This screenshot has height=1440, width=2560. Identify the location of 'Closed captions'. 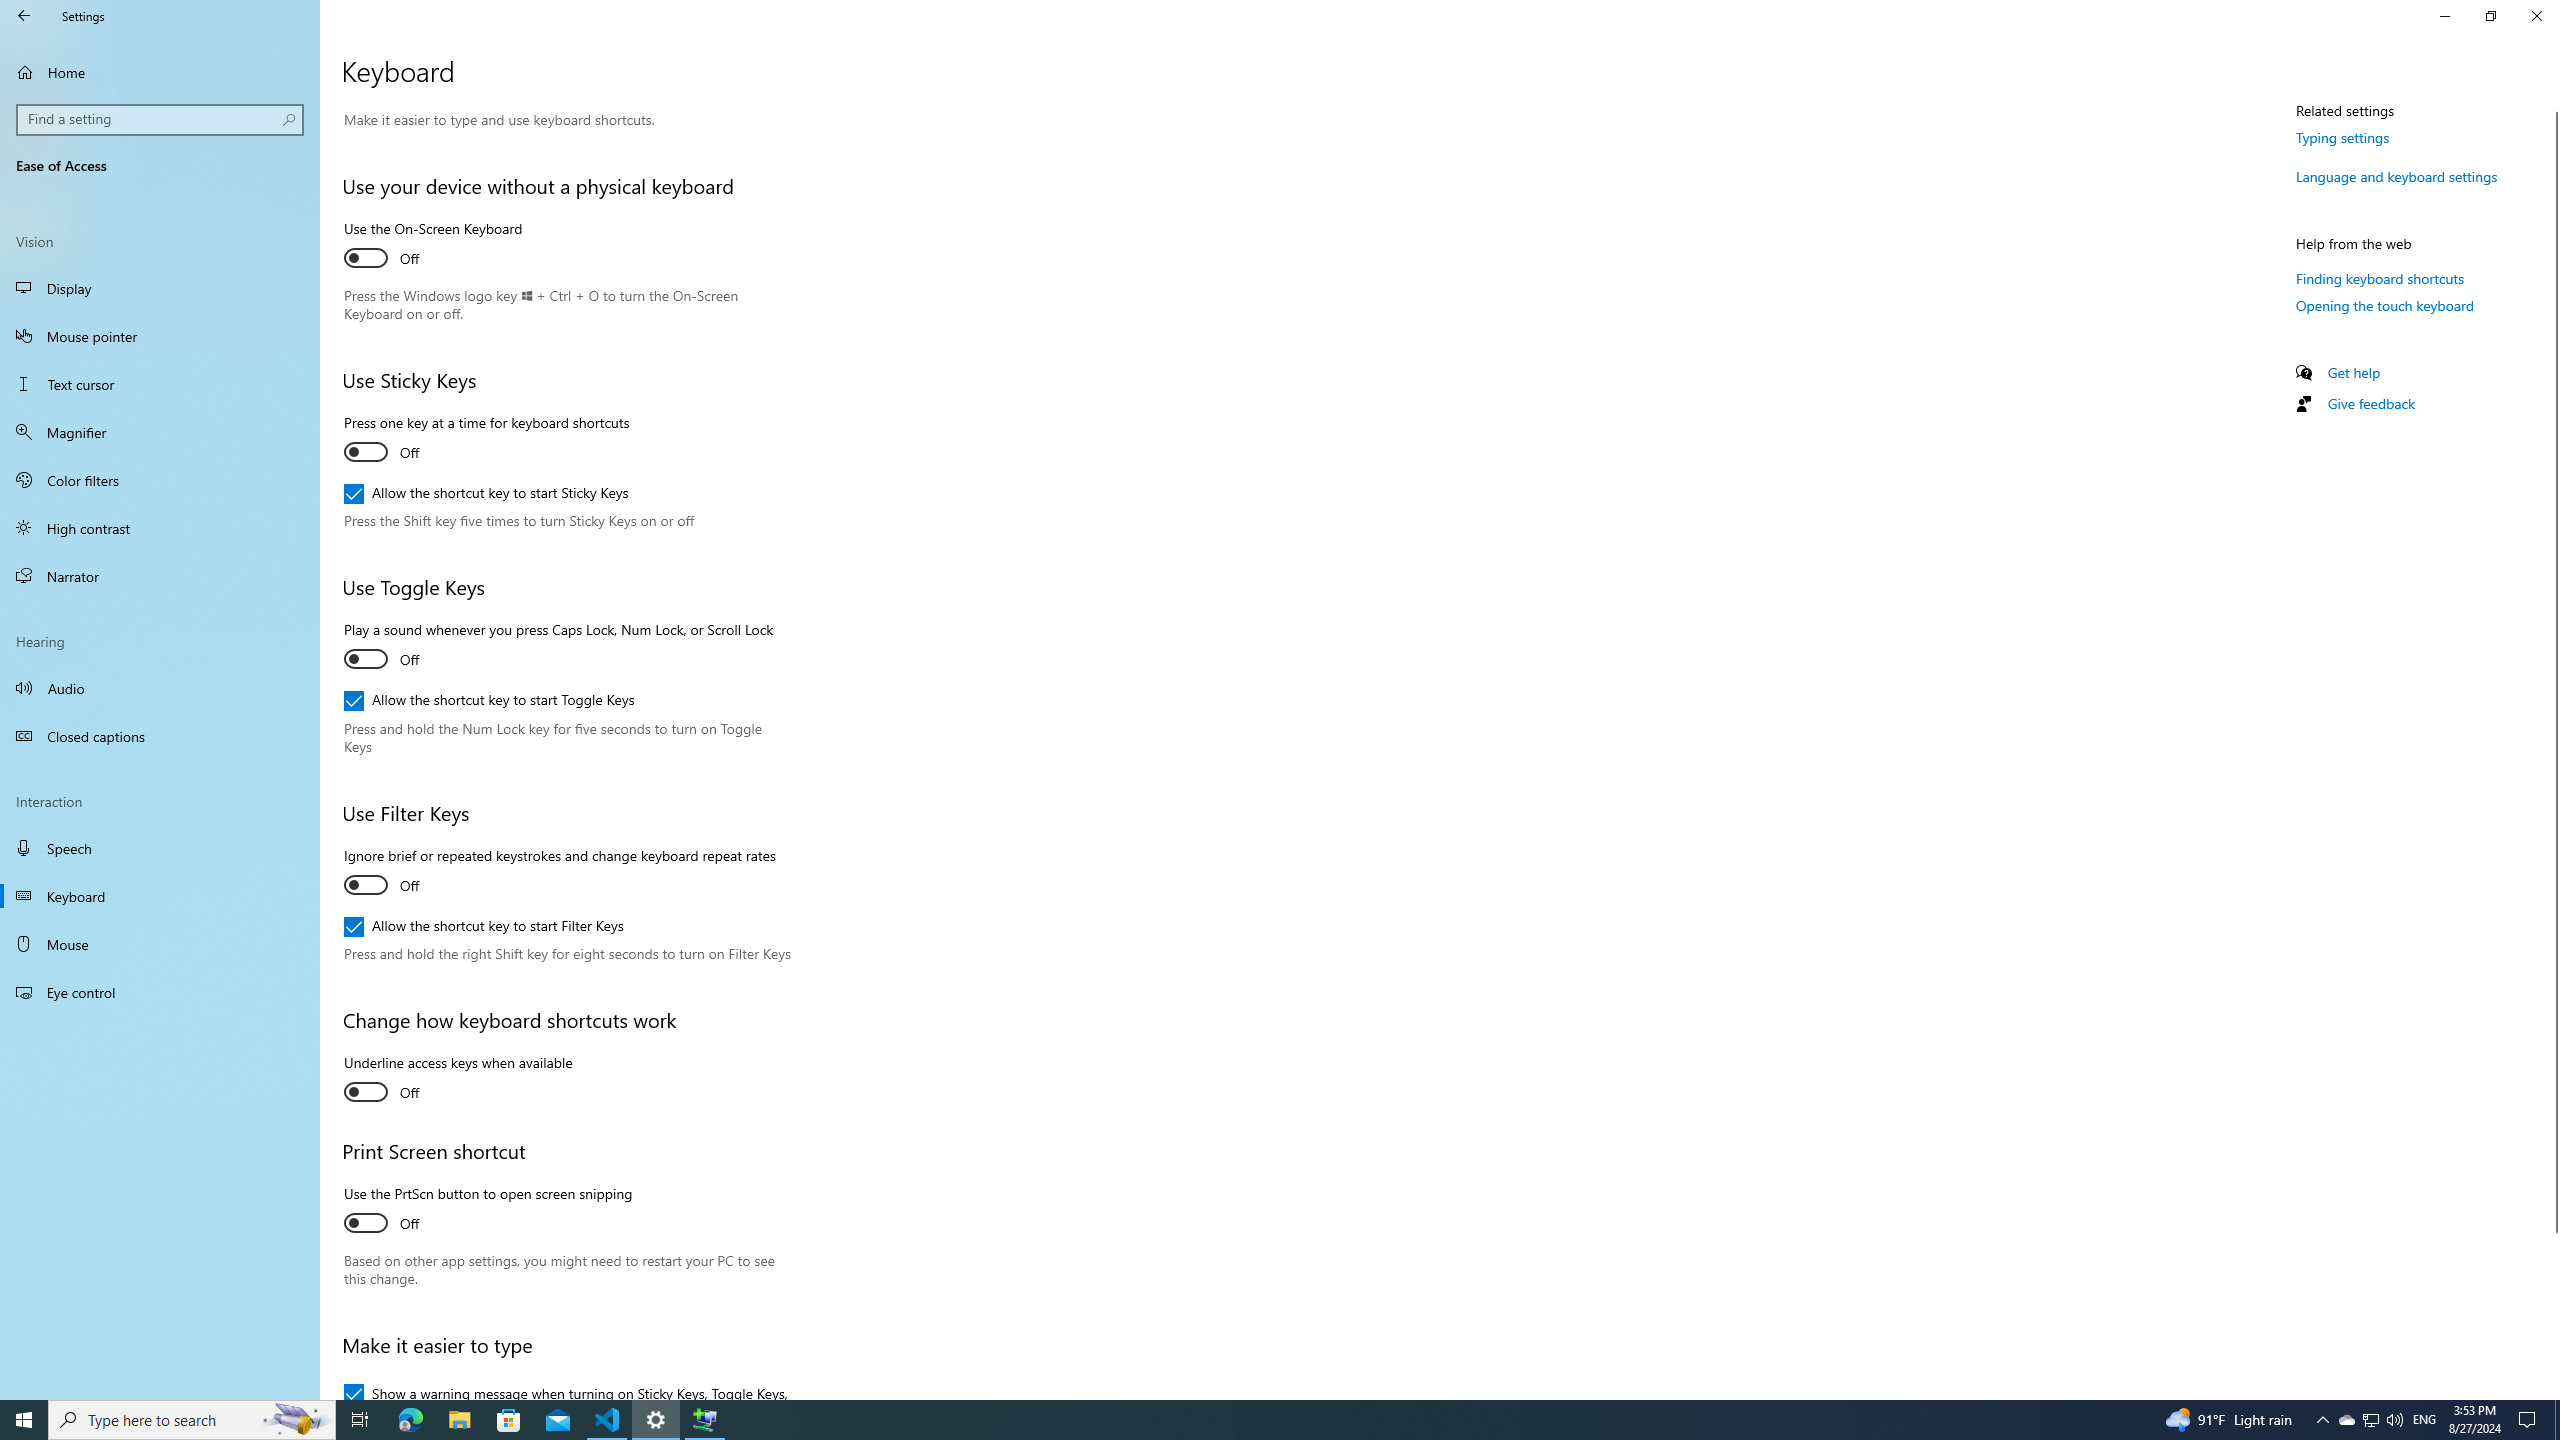
(159, 735).